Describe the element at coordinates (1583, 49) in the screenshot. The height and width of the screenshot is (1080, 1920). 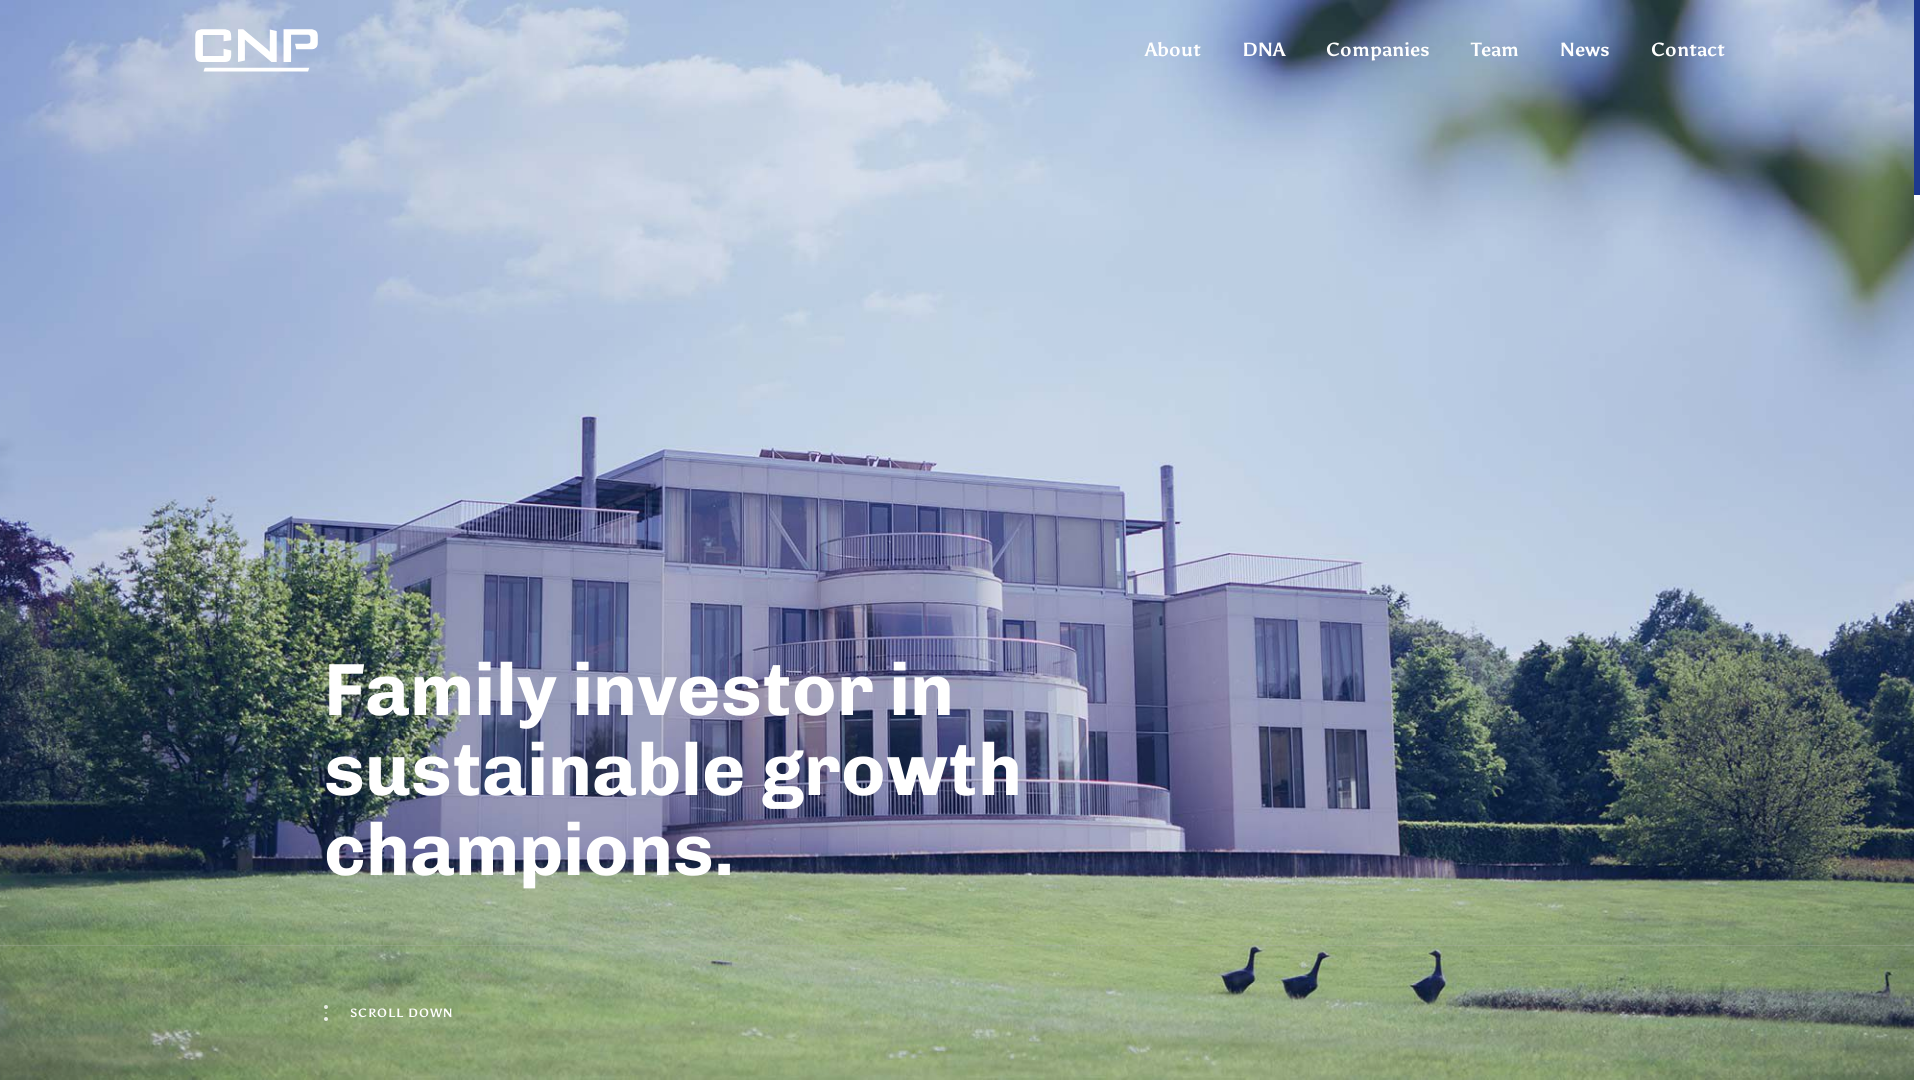
I see `'News'` at that location.